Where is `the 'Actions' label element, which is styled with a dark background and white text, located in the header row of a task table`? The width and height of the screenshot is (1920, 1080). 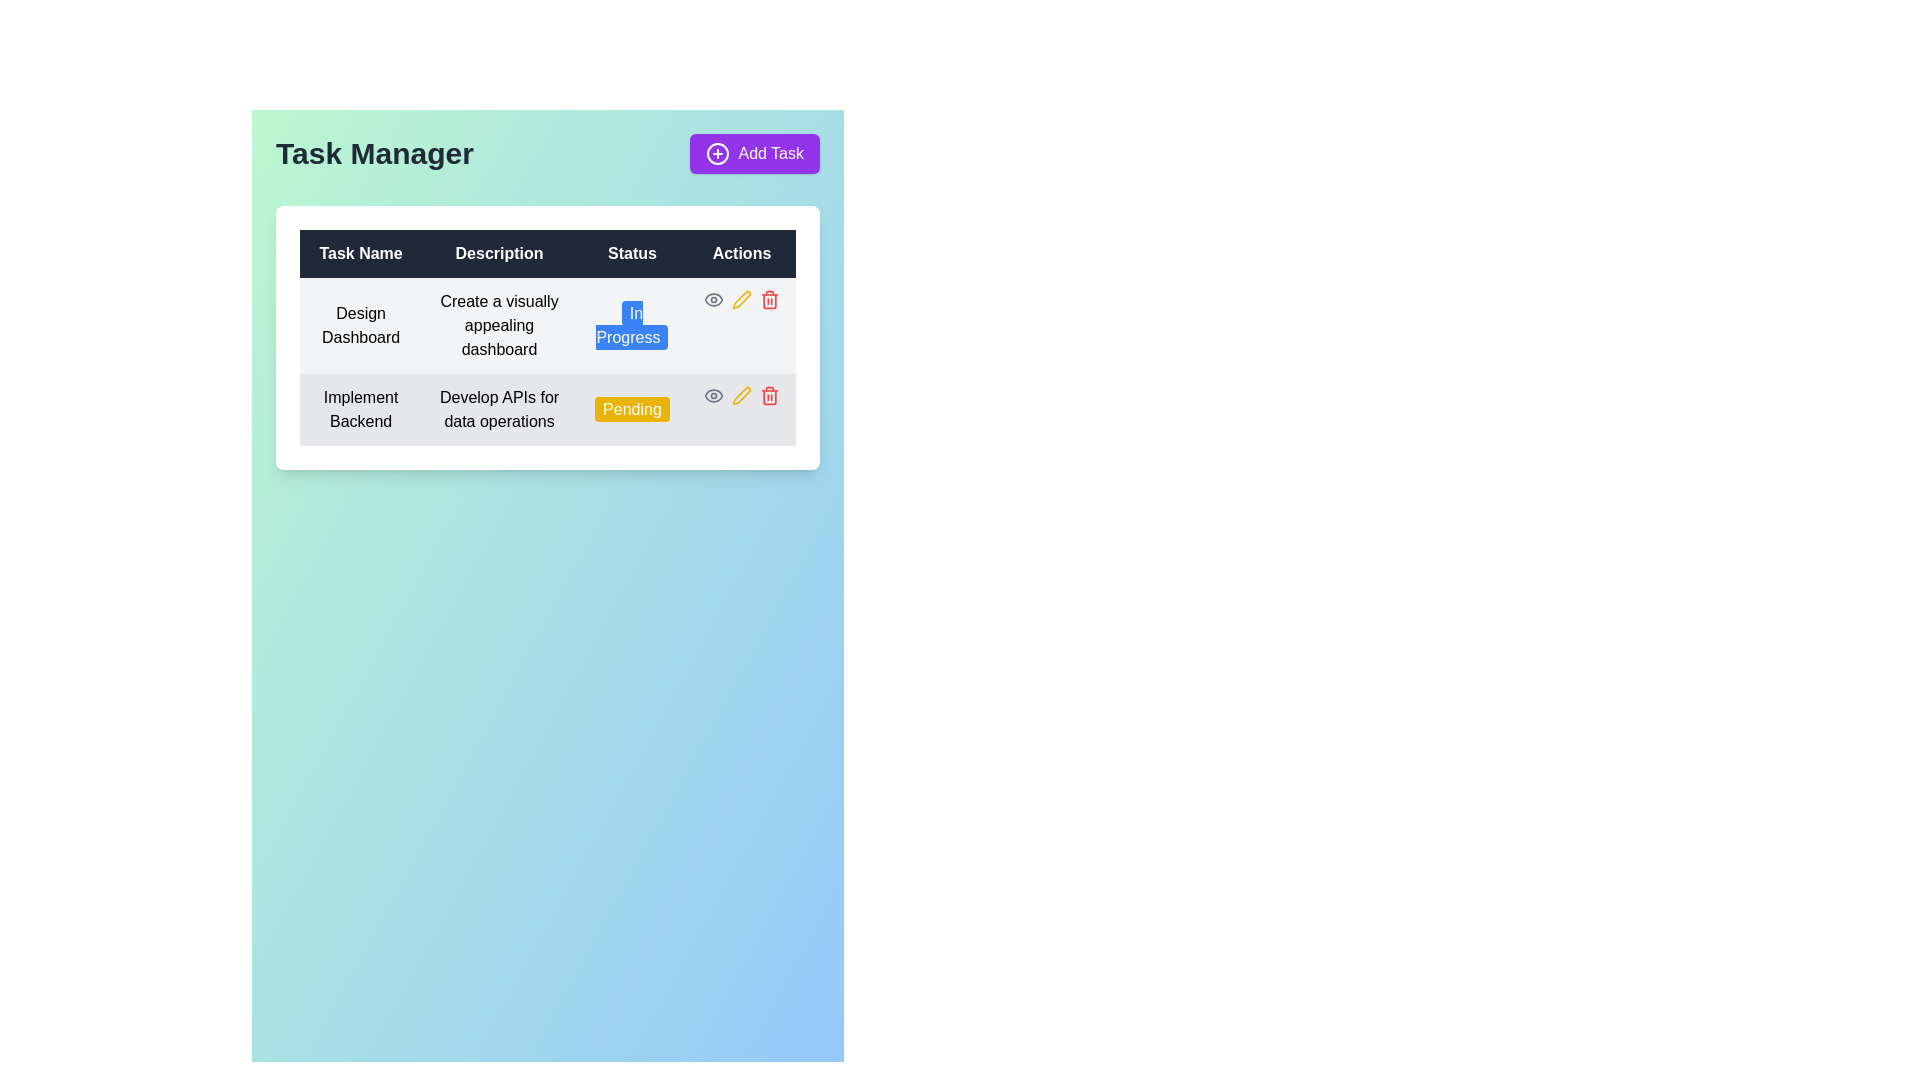
the 'Actions' label element, which is styled with a dark background and white text, located in the header row of a task table is located at coordinates (740, 253).